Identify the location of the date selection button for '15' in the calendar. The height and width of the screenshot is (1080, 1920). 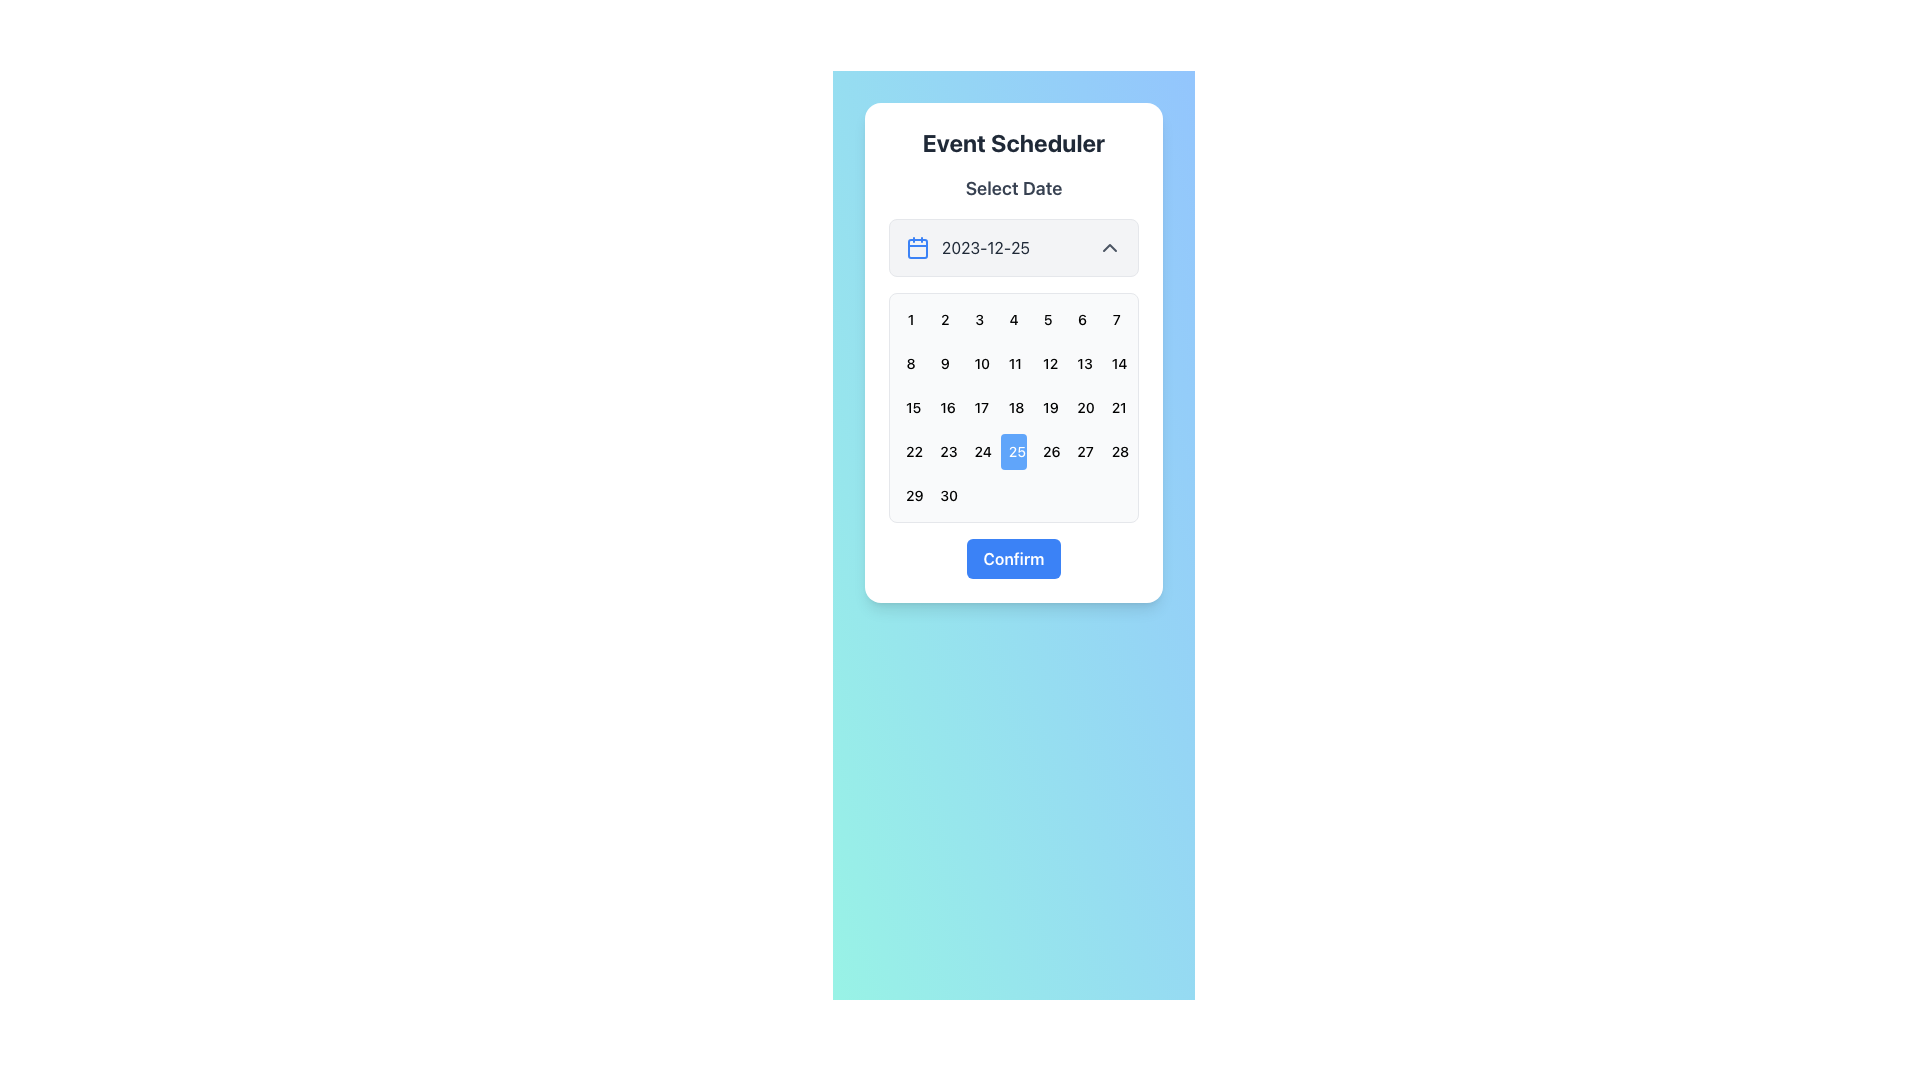
(910, 407).